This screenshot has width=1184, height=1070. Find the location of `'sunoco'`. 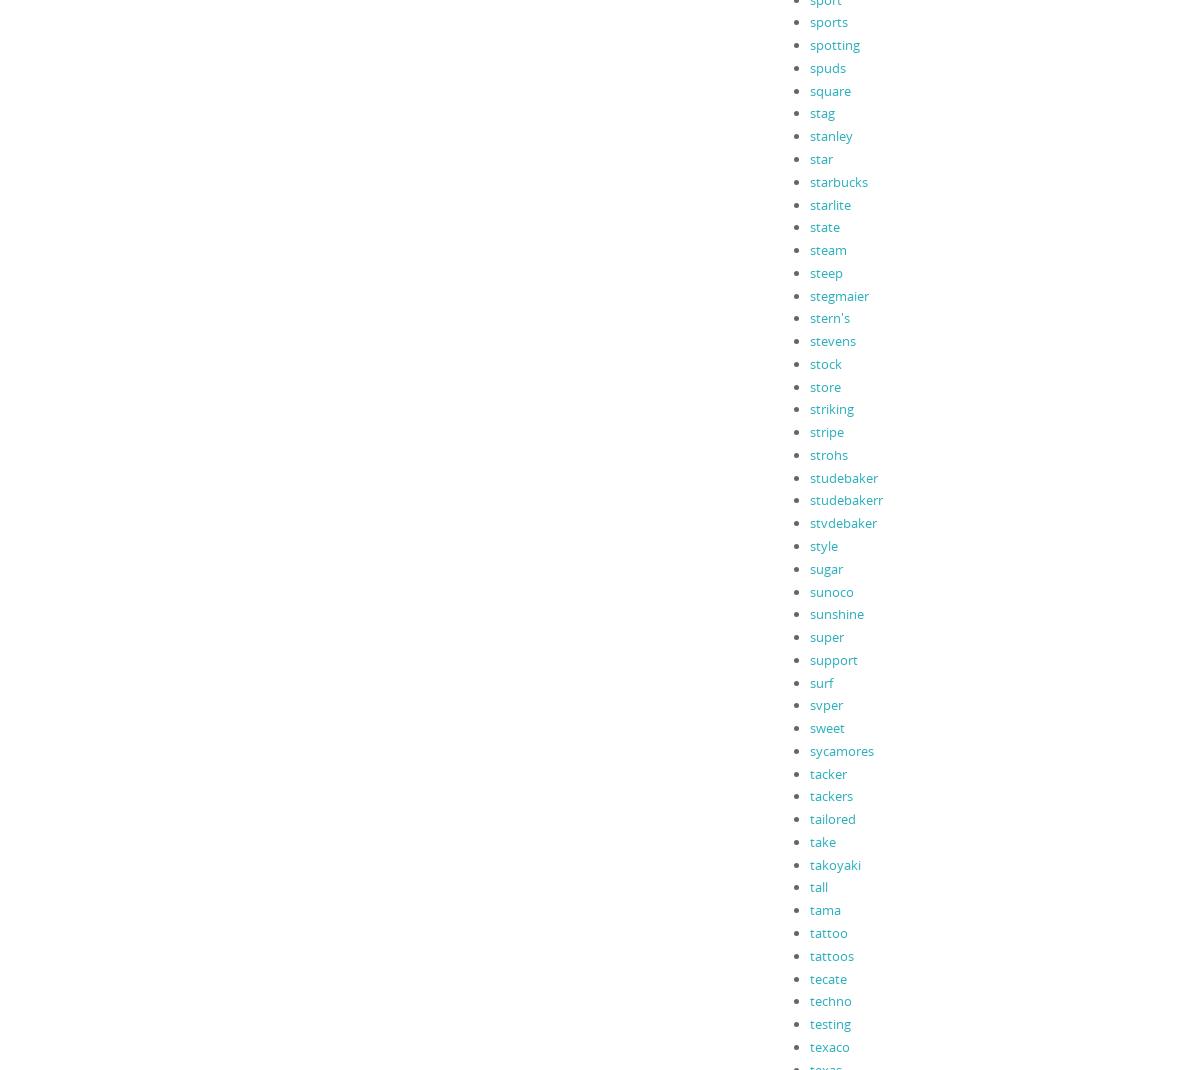

'sunoco' is located at coordinates (831, 589).